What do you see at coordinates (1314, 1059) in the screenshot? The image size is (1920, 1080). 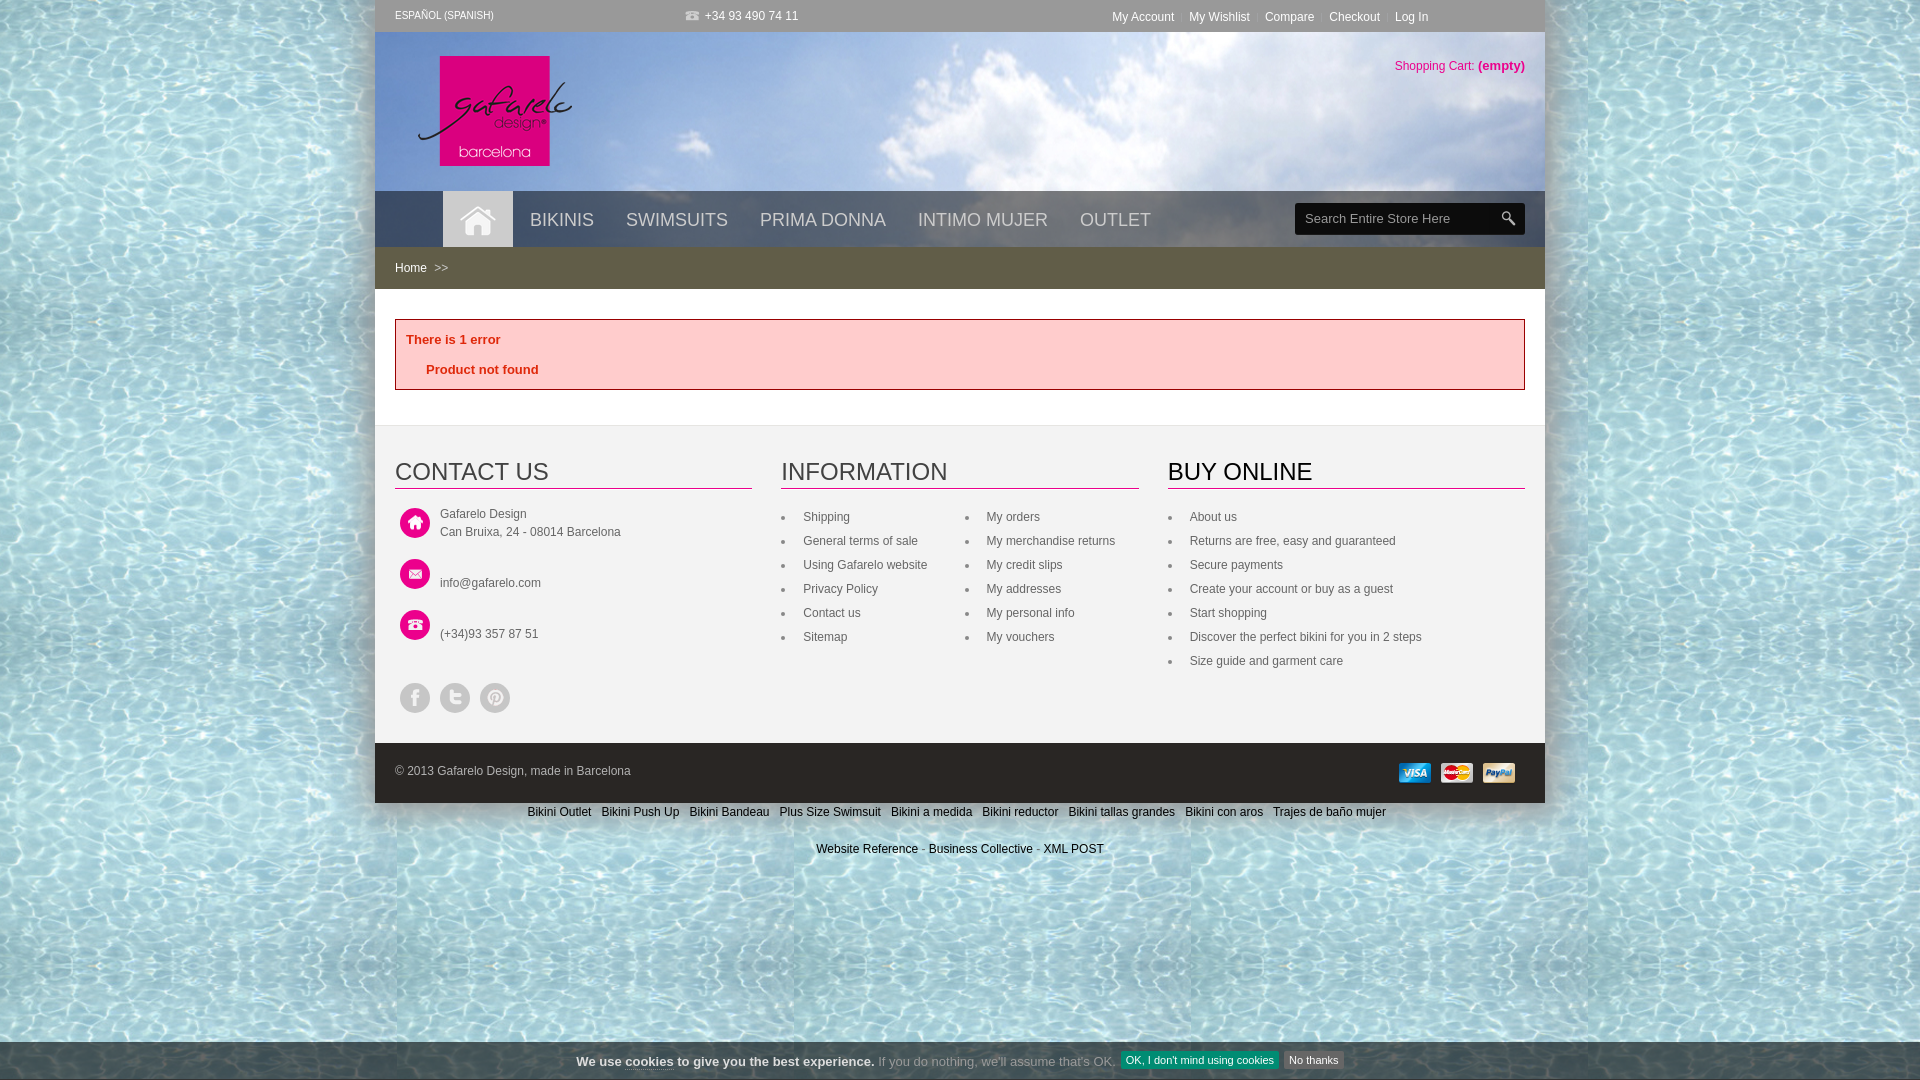 I see `'No thanks'` at bounding box center [1314, 1059].